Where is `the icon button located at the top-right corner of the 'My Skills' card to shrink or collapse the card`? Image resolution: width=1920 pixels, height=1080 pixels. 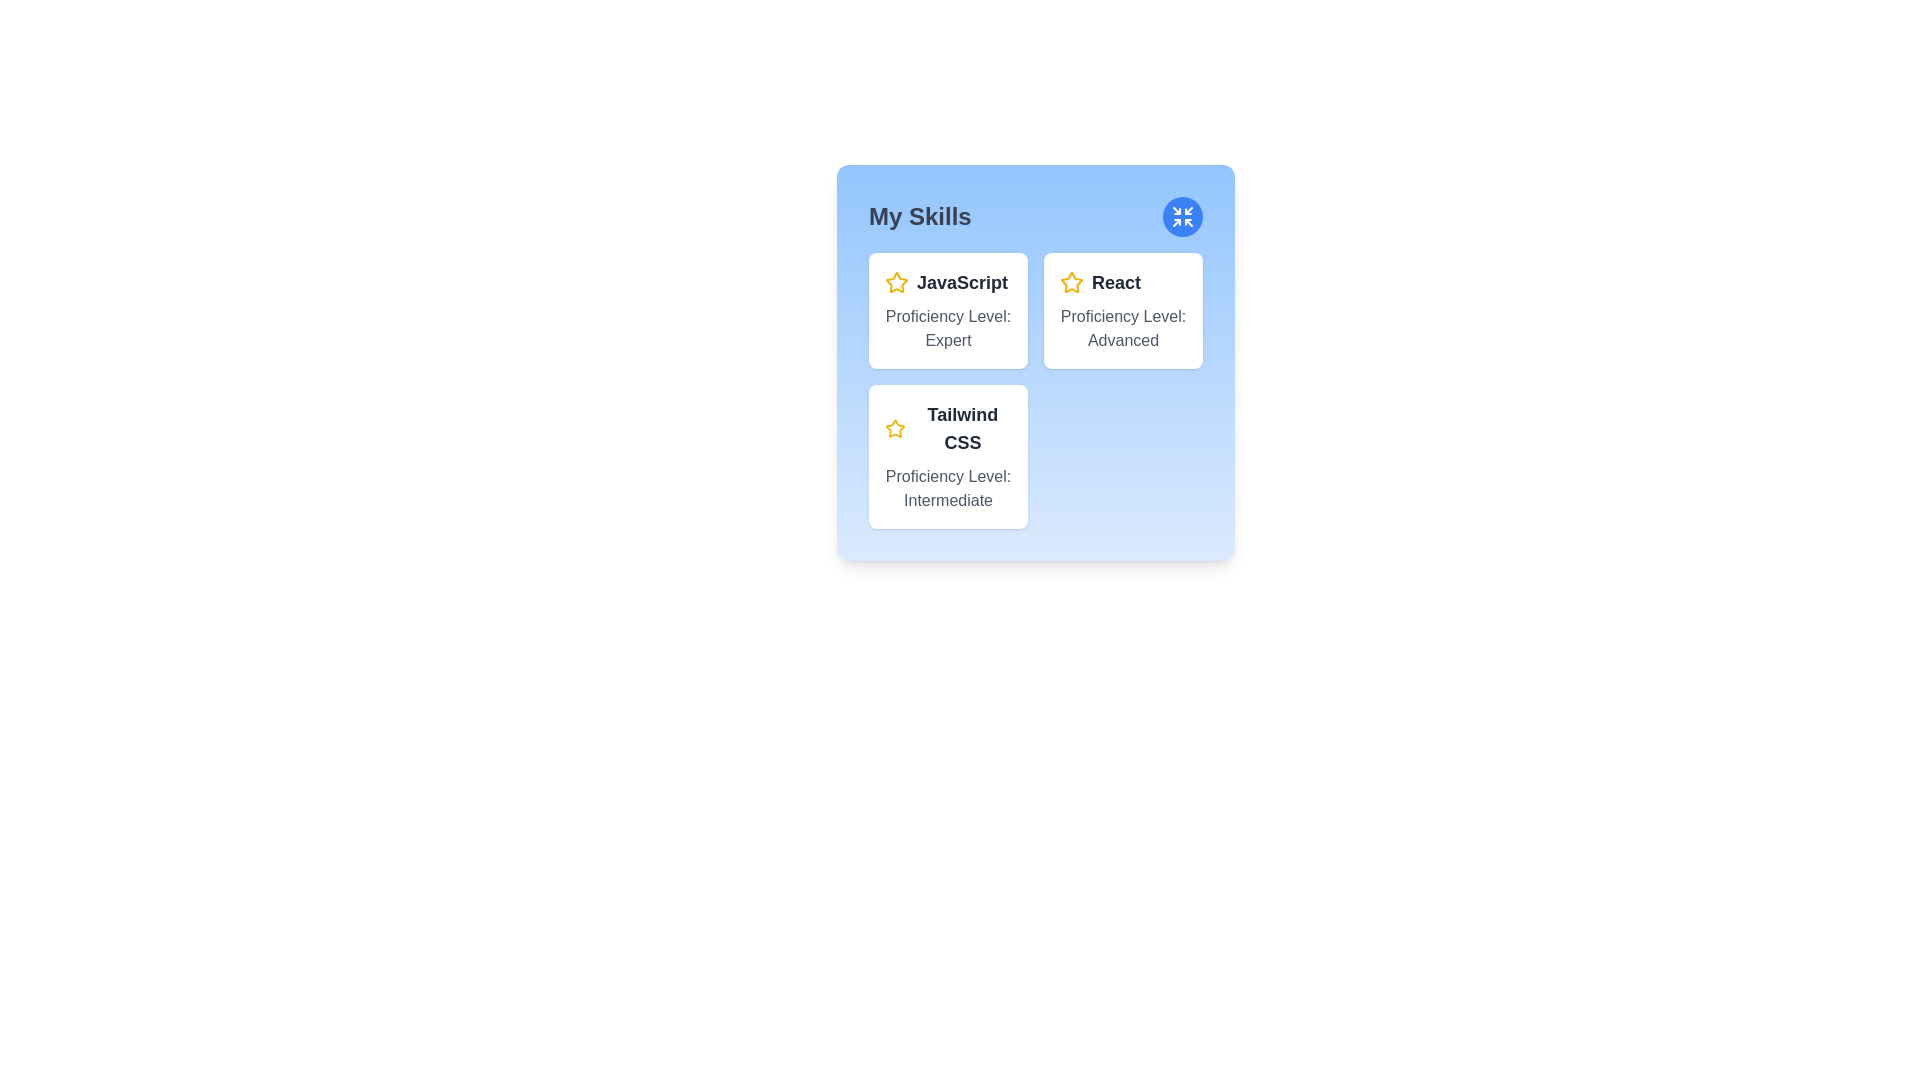
the icon button located at the top-right corner of the 'My Skills' card to shrink or collapse the card is located at coordinates (1182, 216).